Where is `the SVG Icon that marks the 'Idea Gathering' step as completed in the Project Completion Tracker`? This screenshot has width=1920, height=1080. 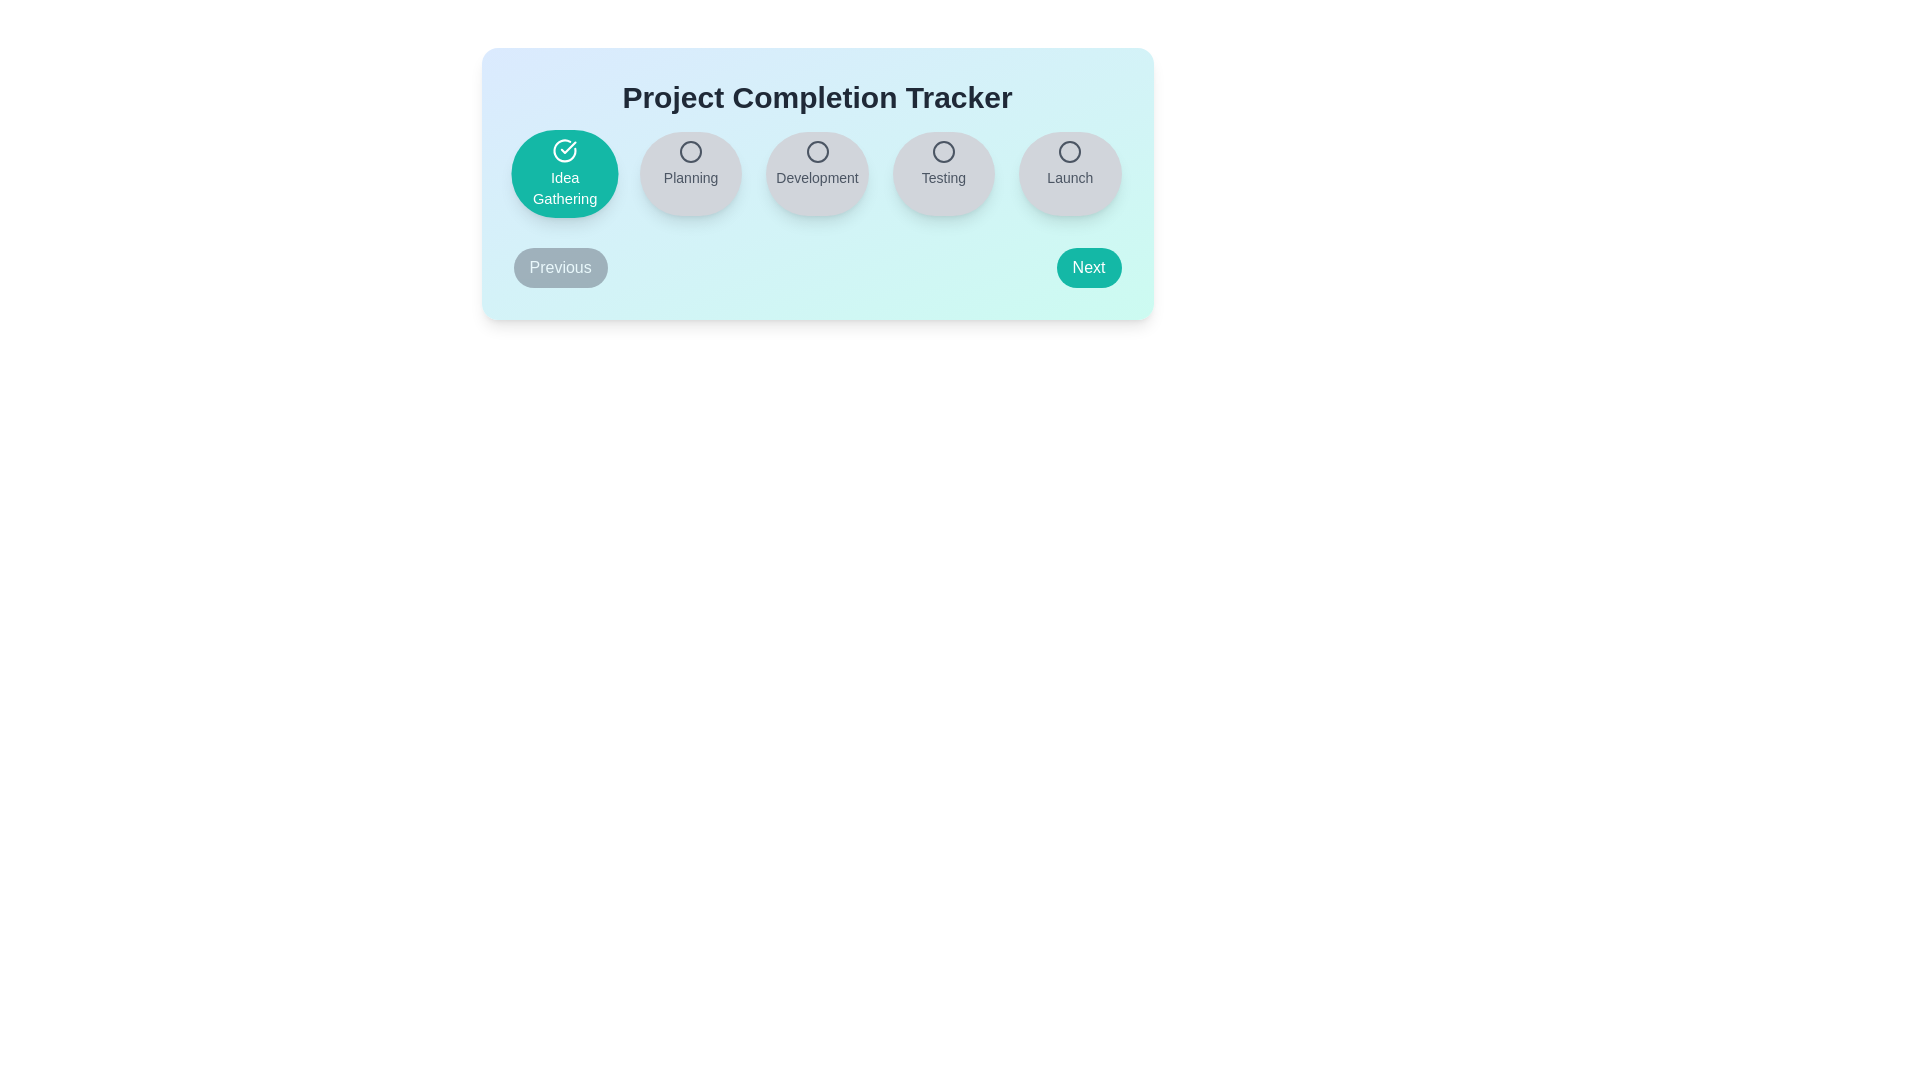
the SVG Icon that marks the 'Idea Gathering' step as completed in the Project Completion Tracker is located at coordinates (563, 149).